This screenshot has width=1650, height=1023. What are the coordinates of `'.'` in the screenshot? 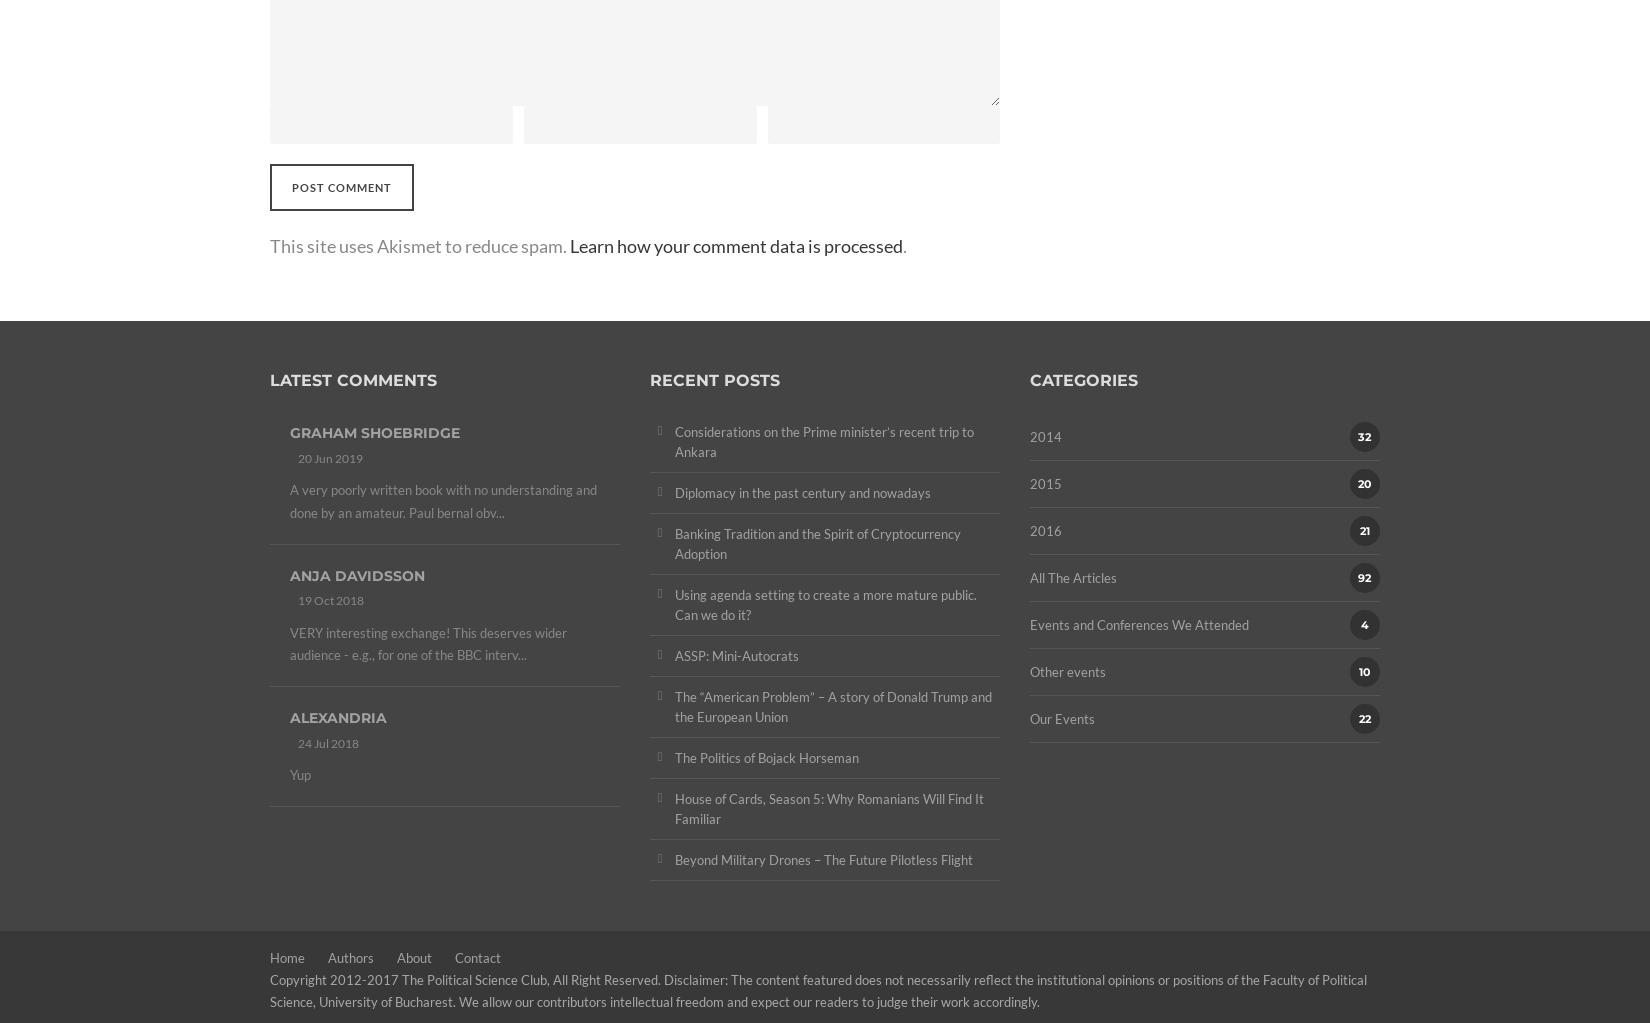 It's located at (905, 245).